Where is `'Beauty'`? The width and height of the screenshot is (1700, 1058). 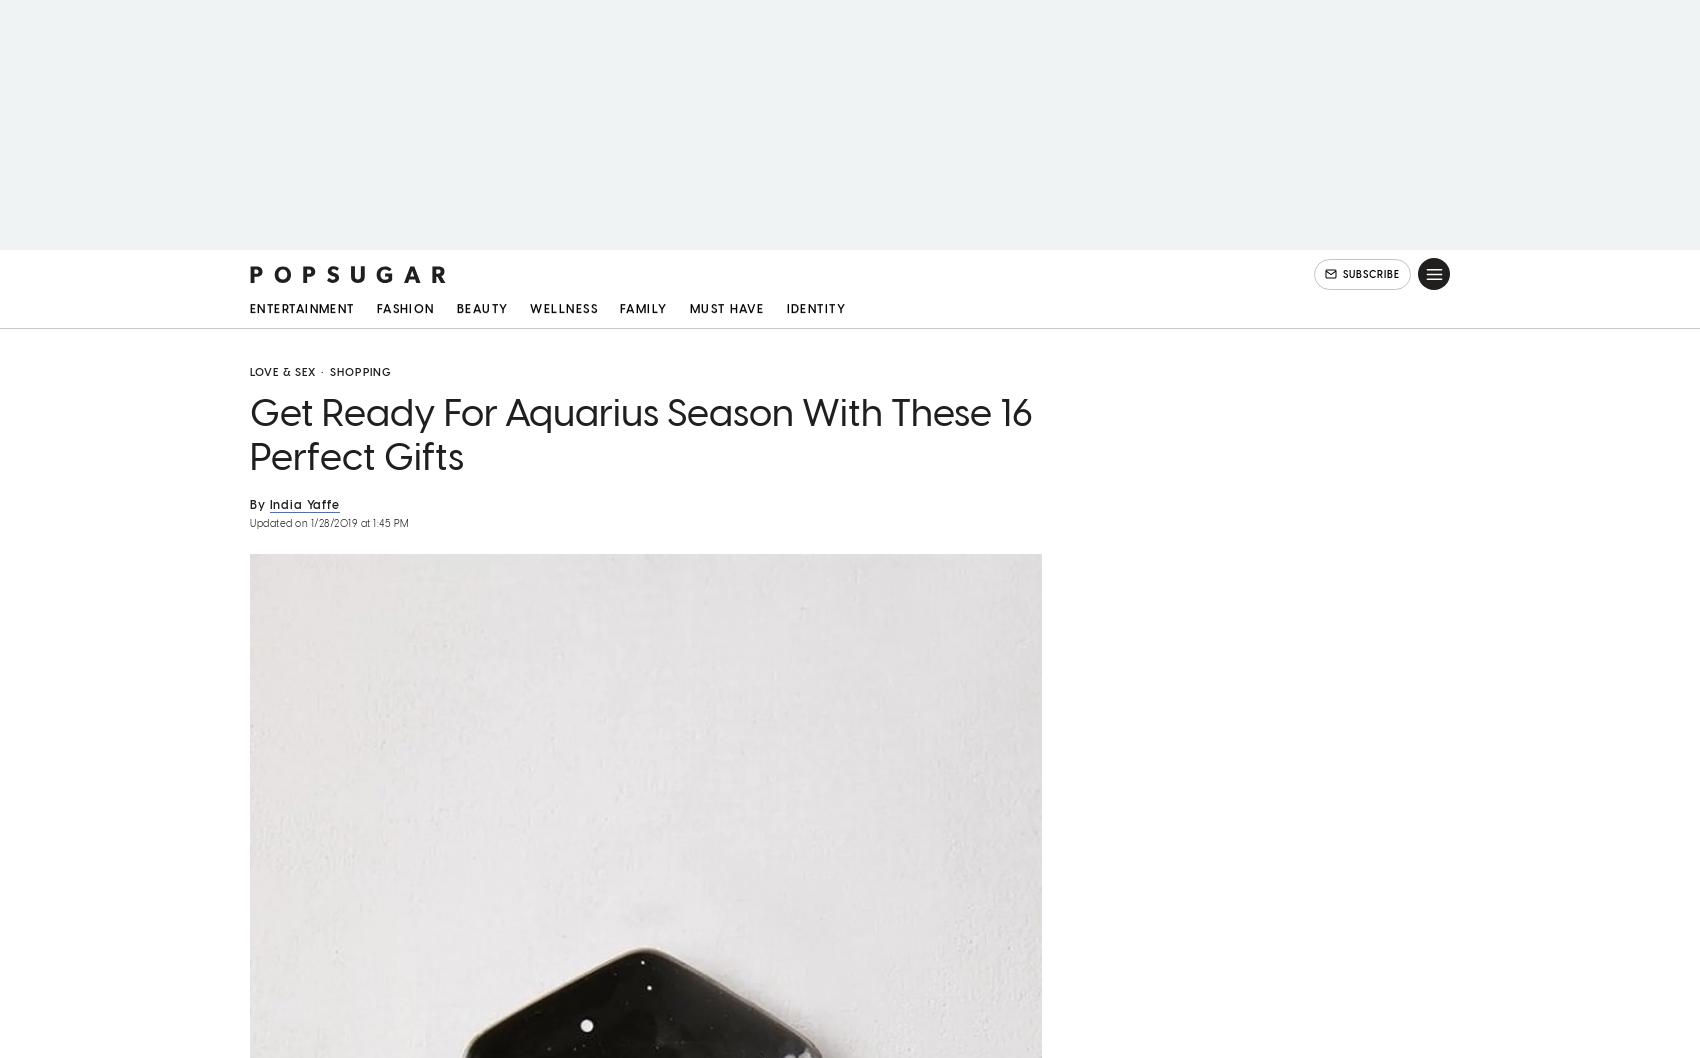
'Beauty' is located at coordinates (481, 311).